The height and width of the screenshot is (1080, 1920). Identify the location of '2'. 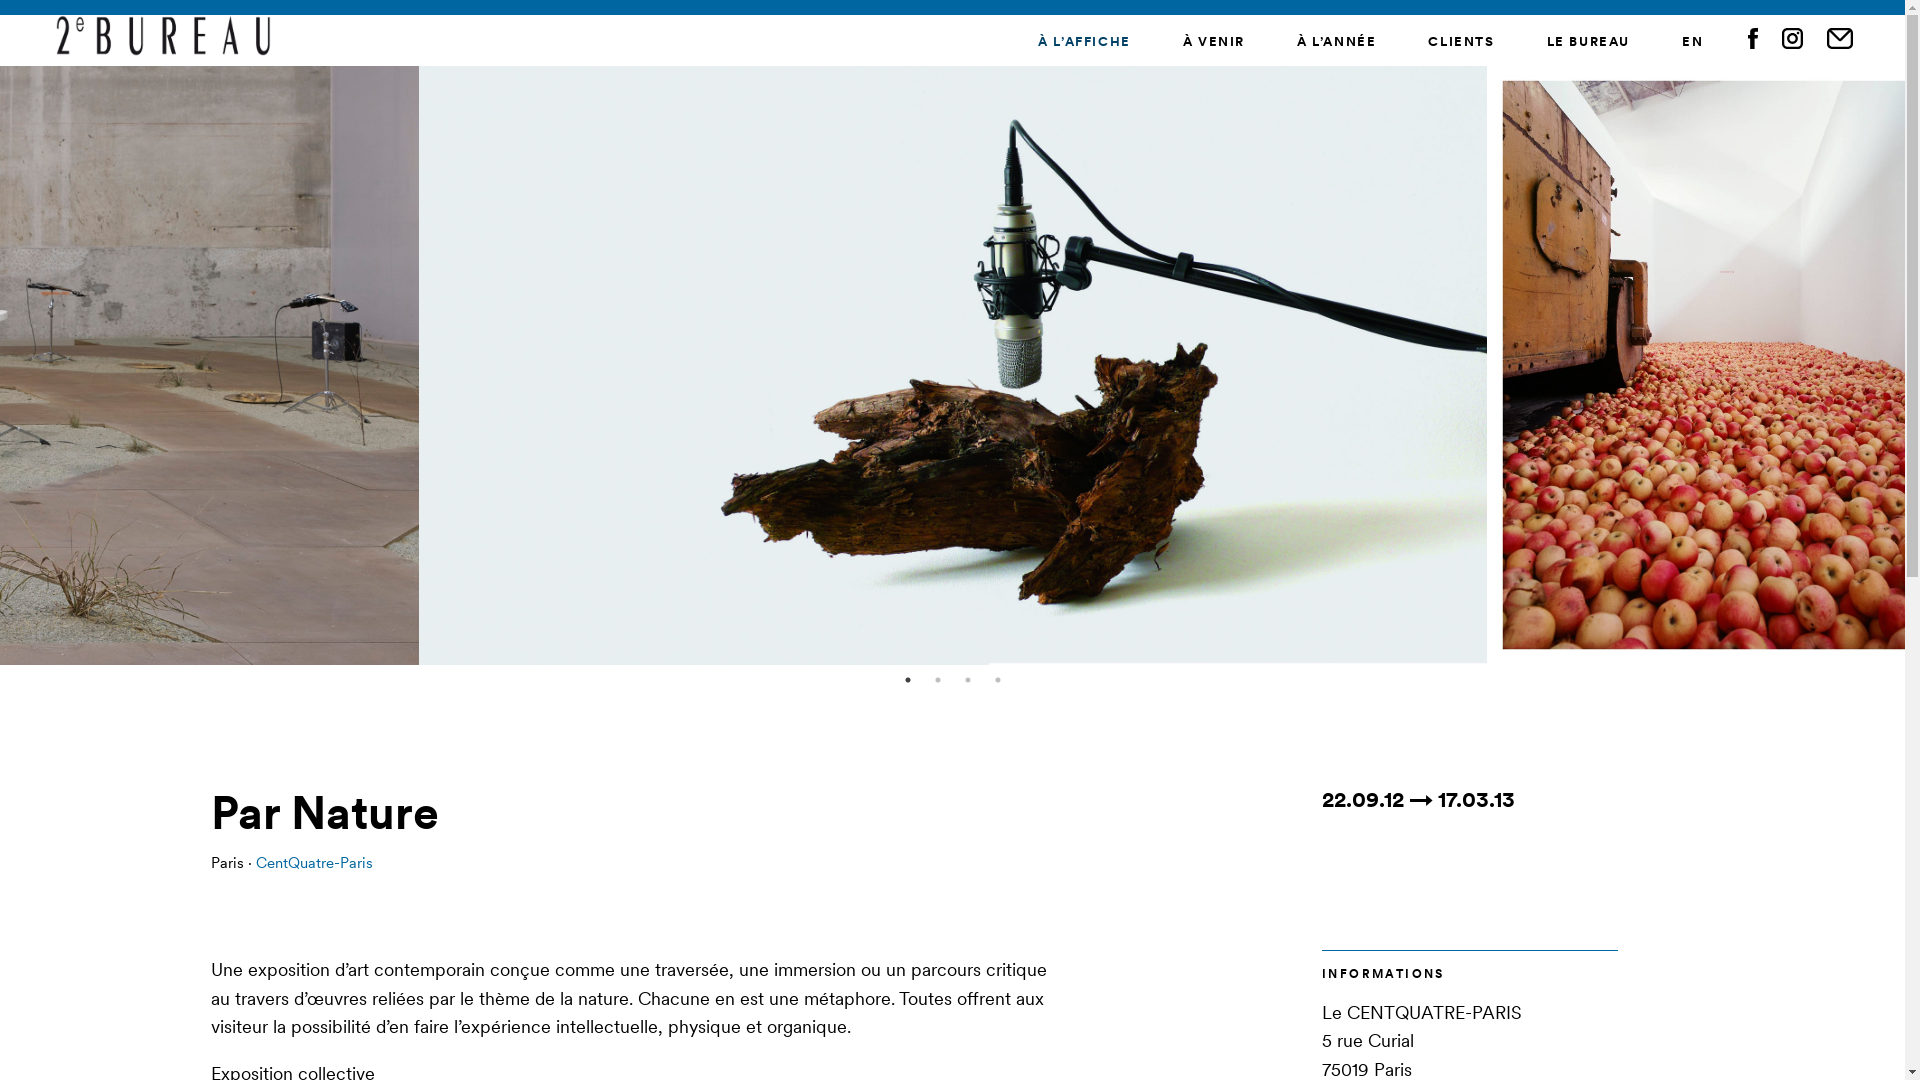
(936, 678).